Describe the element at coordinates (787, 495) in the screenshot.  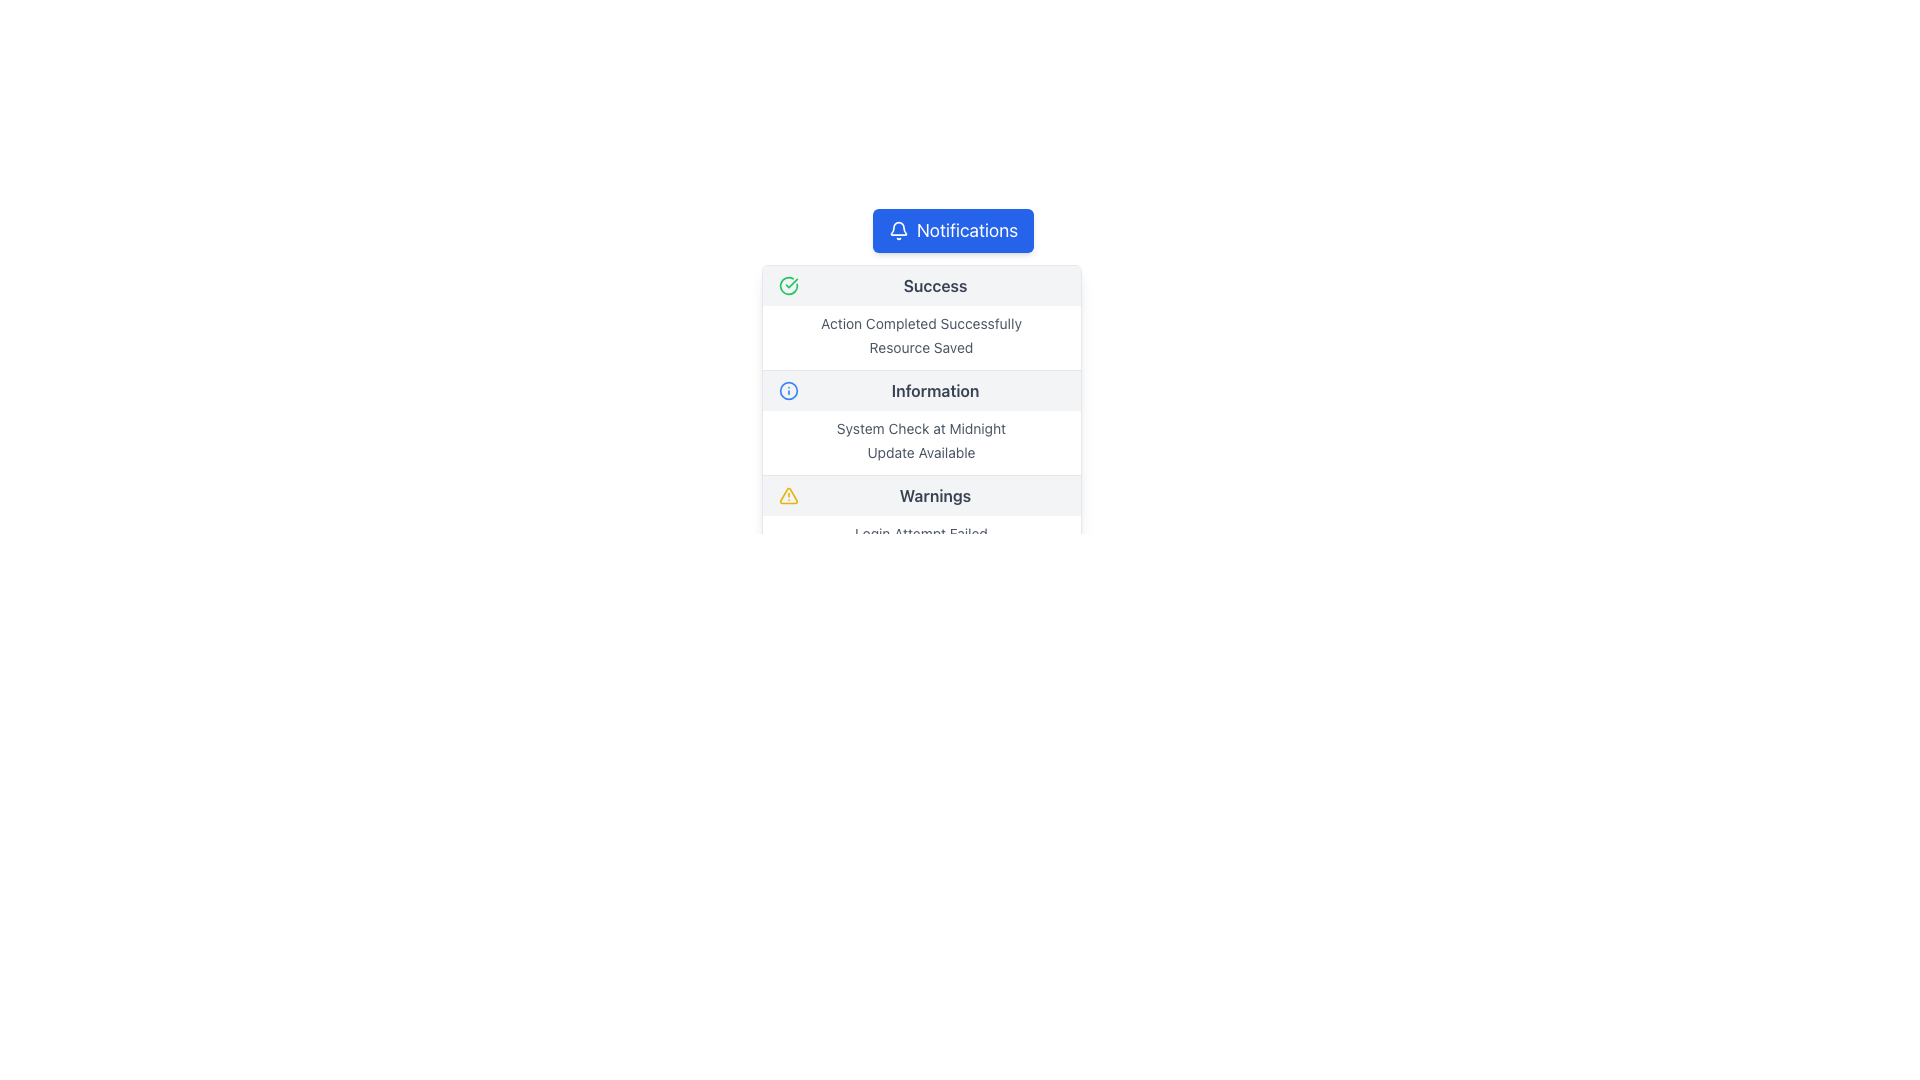
I see `the triangular warning icon with a bold yellow border that contains an exclamation mark, positioned to the left of the 'Warnings' label in the notification card` at that location.